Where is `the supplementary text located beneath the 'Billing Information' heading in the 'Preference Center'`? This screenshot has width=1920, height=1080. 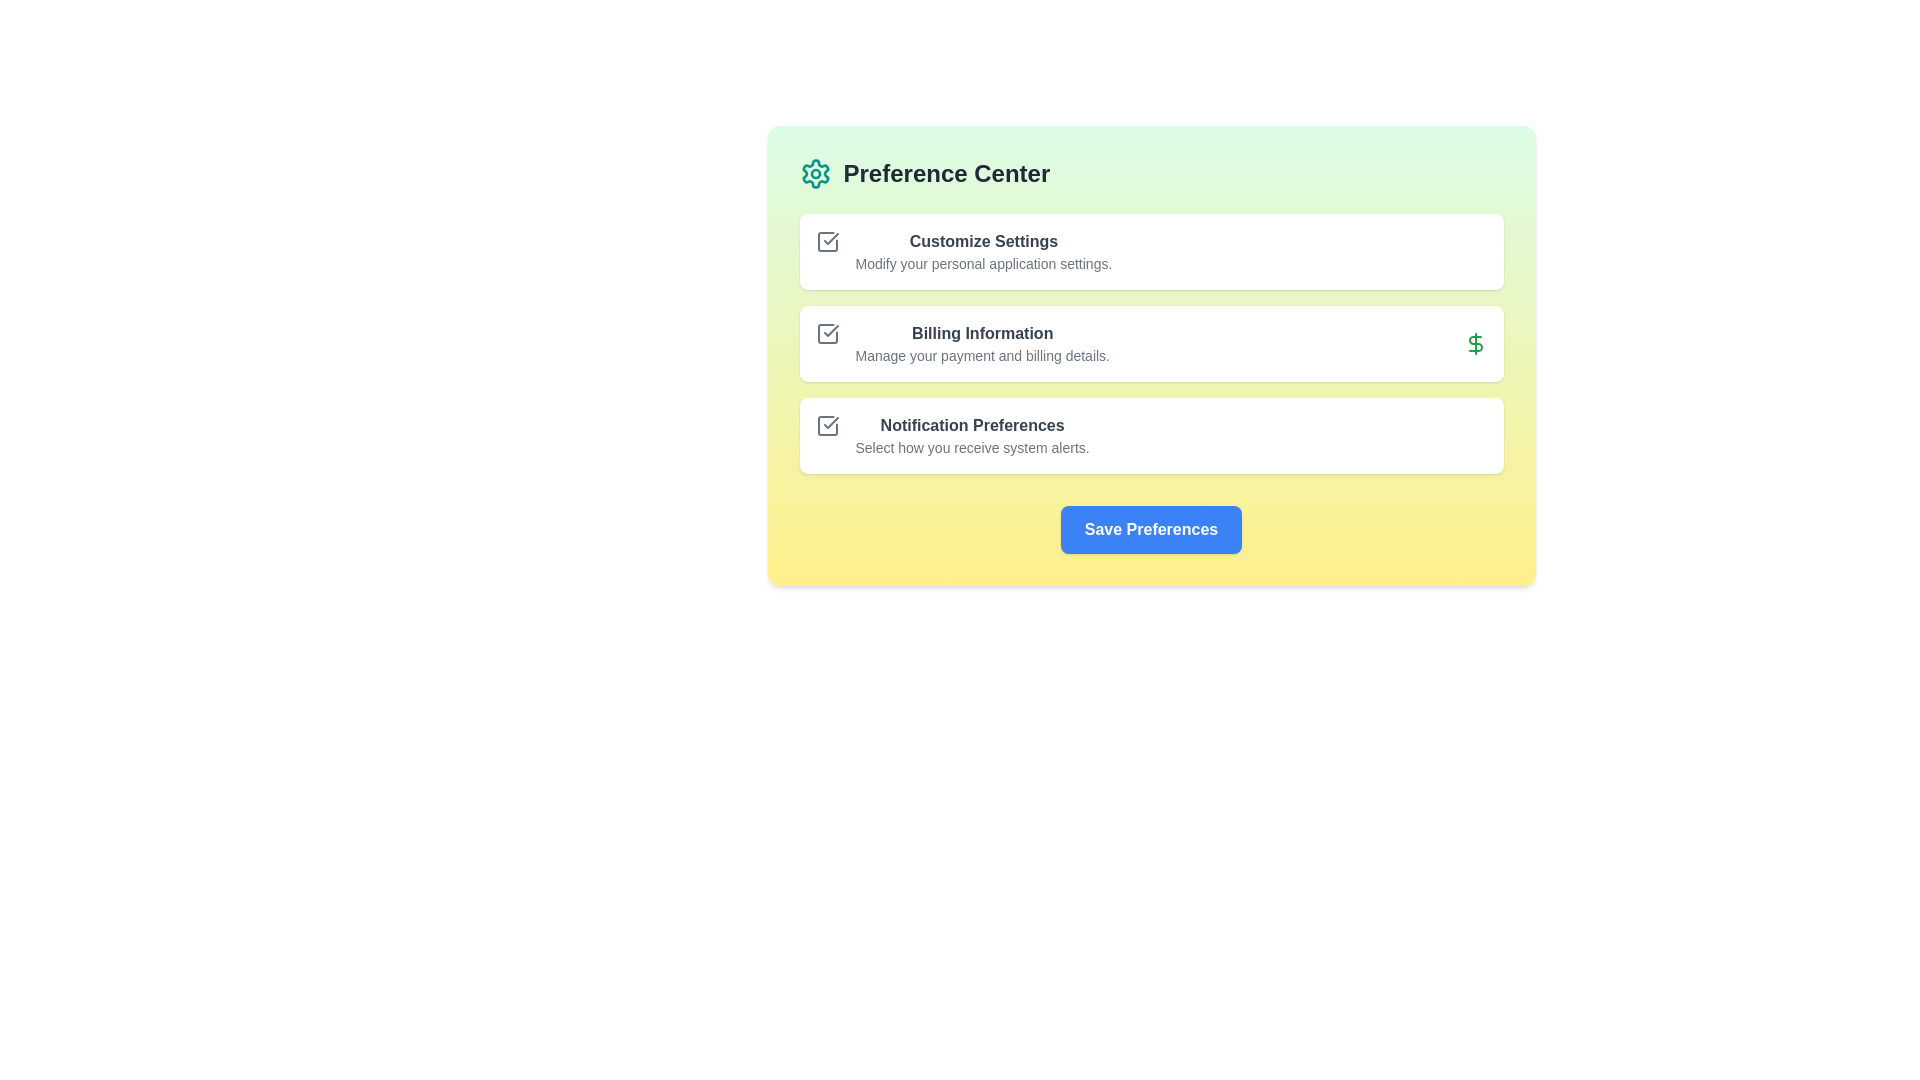 the supplementary text located beneath the 'Billing Information' heading in the 'Preference Center' is located at coordinates (982, 354).